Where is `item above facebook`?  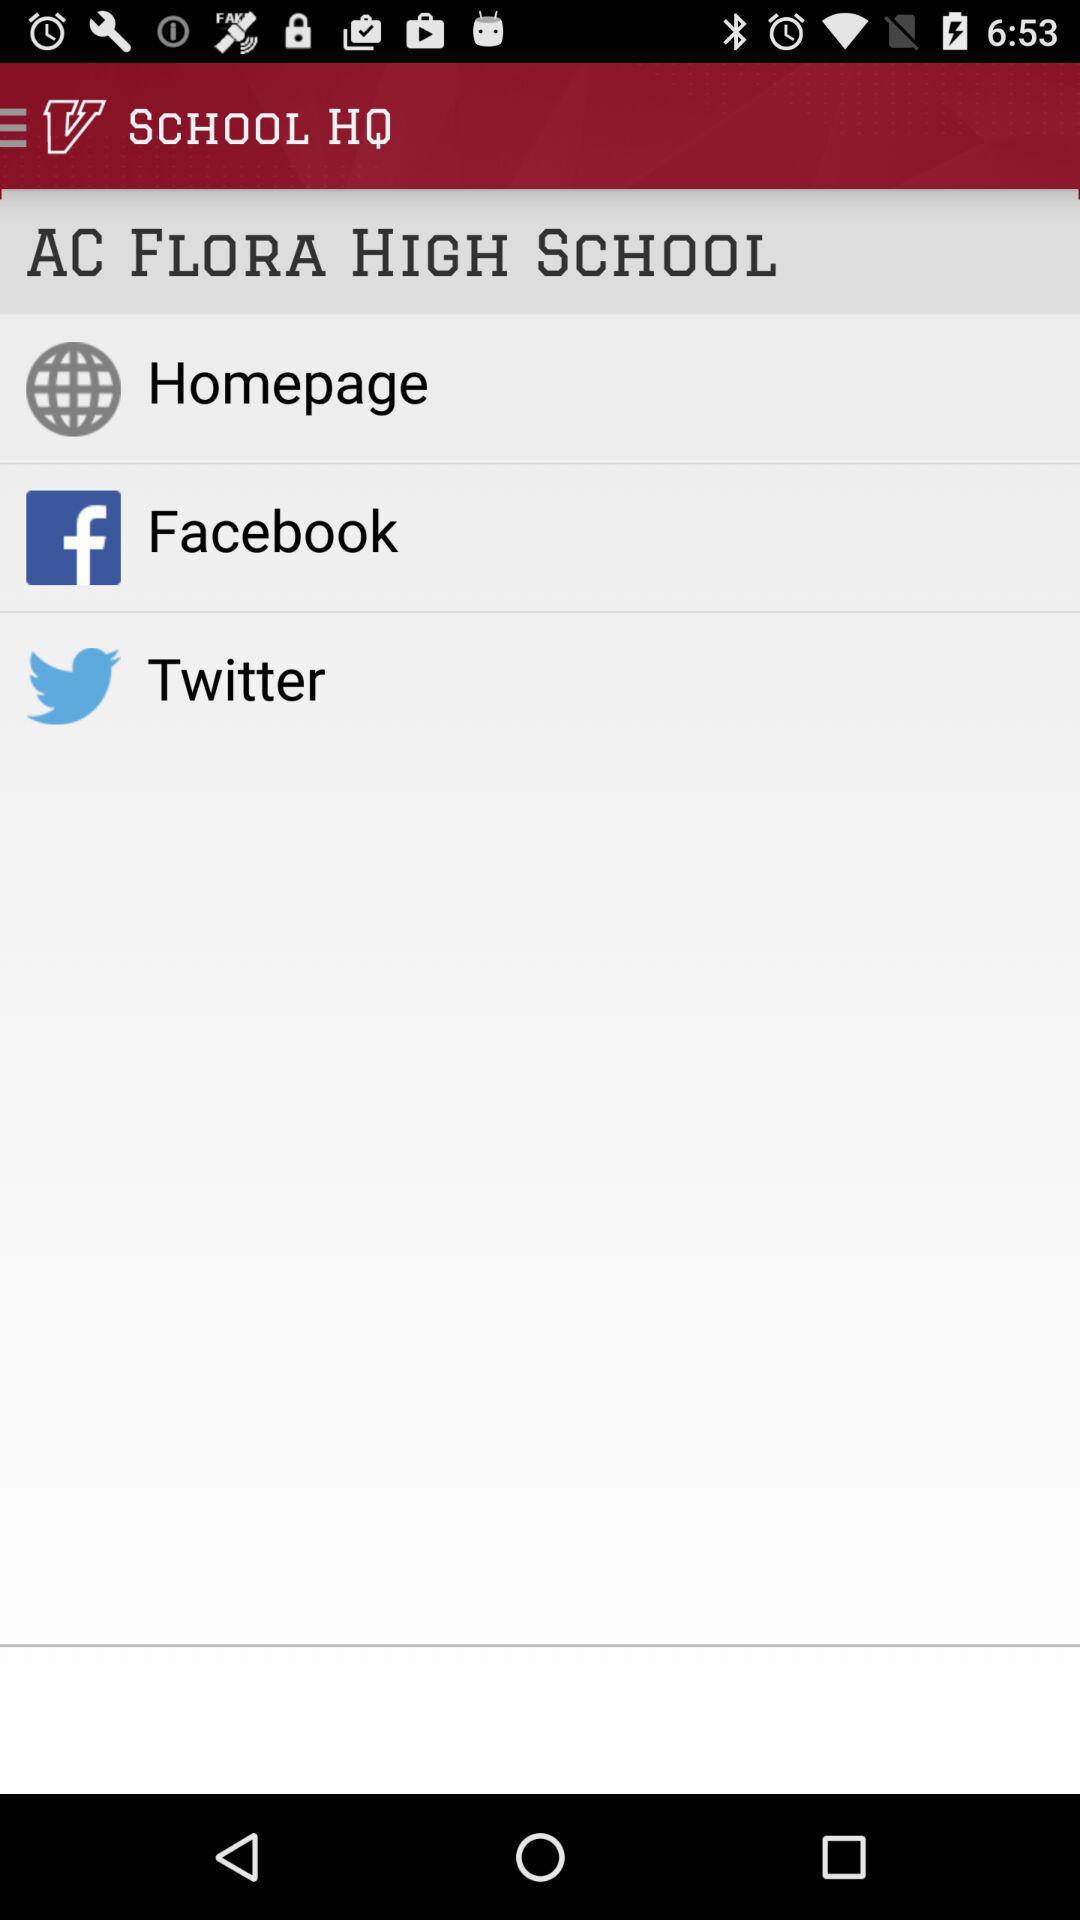
item above facebook is located at coordinates (599, 380).